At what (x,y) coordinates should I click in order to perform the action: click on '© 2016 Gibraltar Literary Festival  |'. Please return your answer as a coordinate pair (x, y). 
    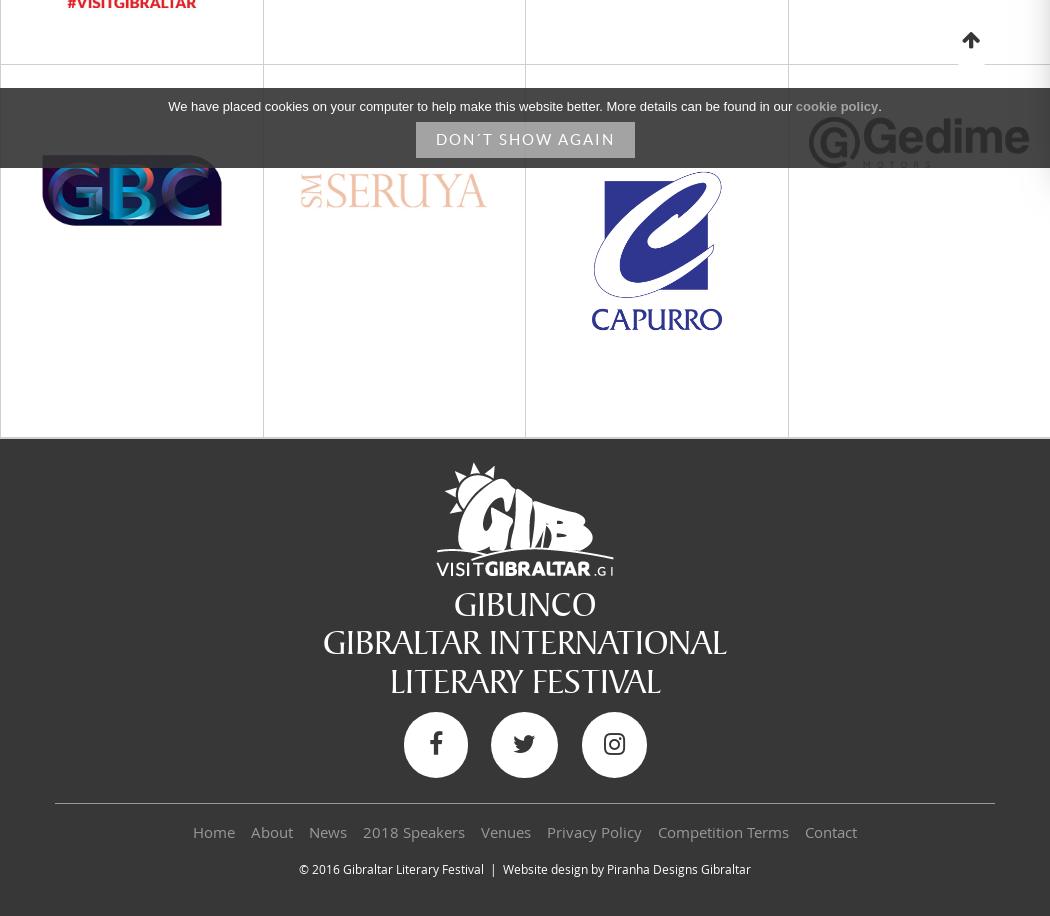
    Looking at the image, I should click on (298, 868).